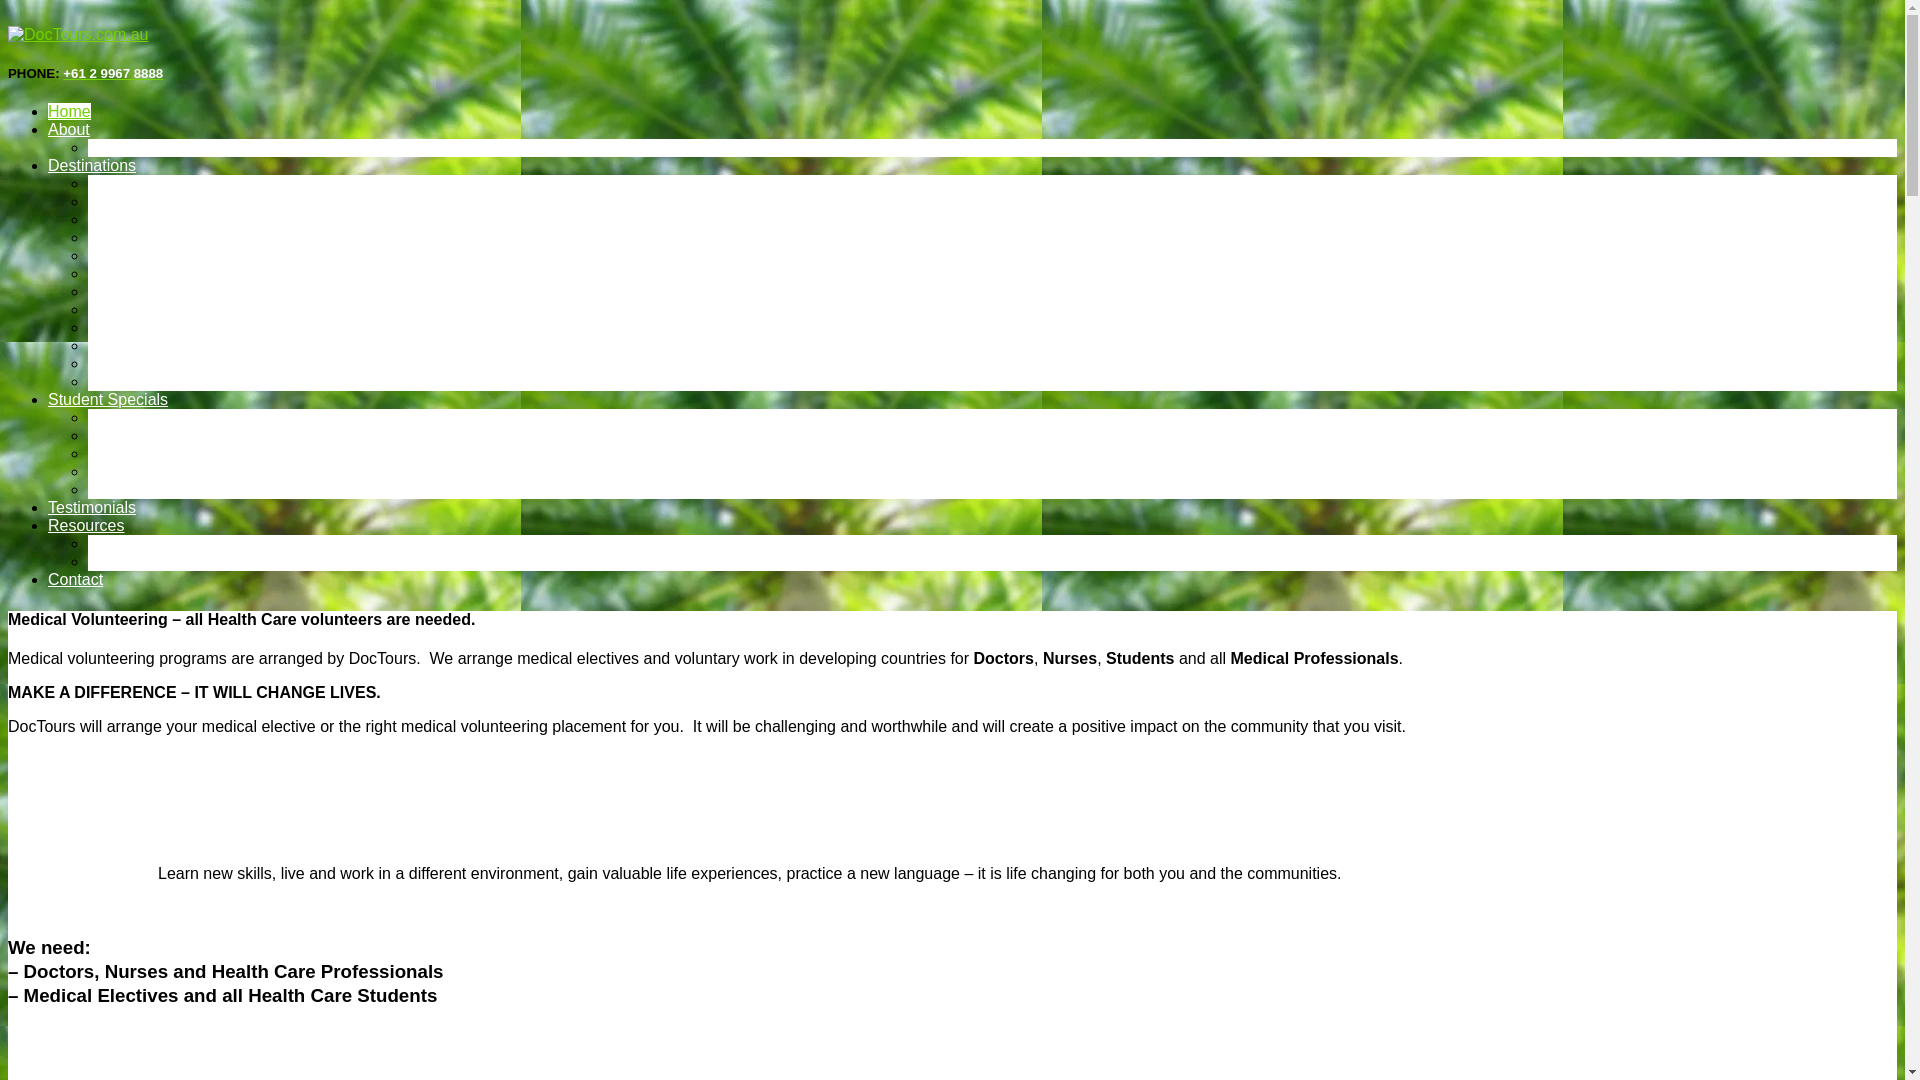  Describe the element at coordinates (138, 146) in the screenshot. I see `'Media & News'` at that location.